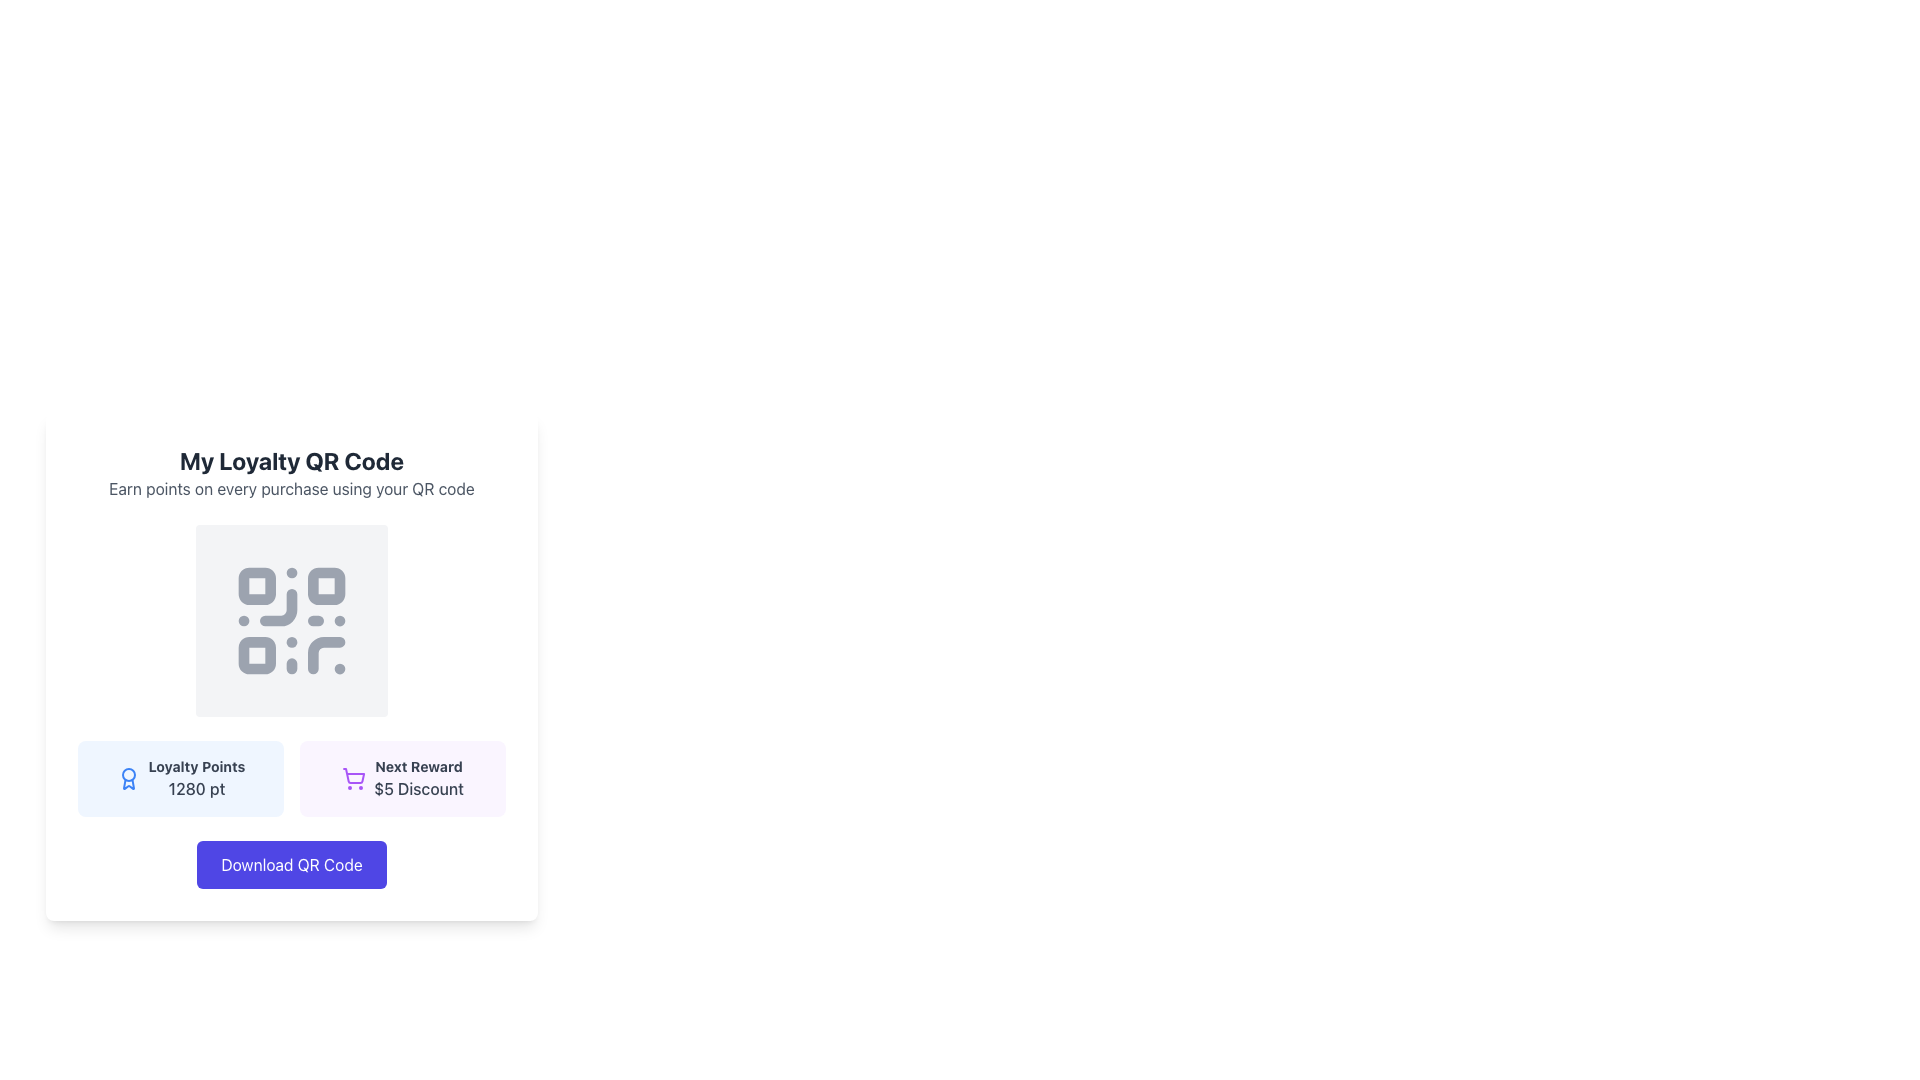 The width and height of the screenshot is (1920, 1080). I want to click on the text label indicating points earned in the loyalty program, located in the upper portion of a light blue box on the left side of the interface, so click(196, 766).